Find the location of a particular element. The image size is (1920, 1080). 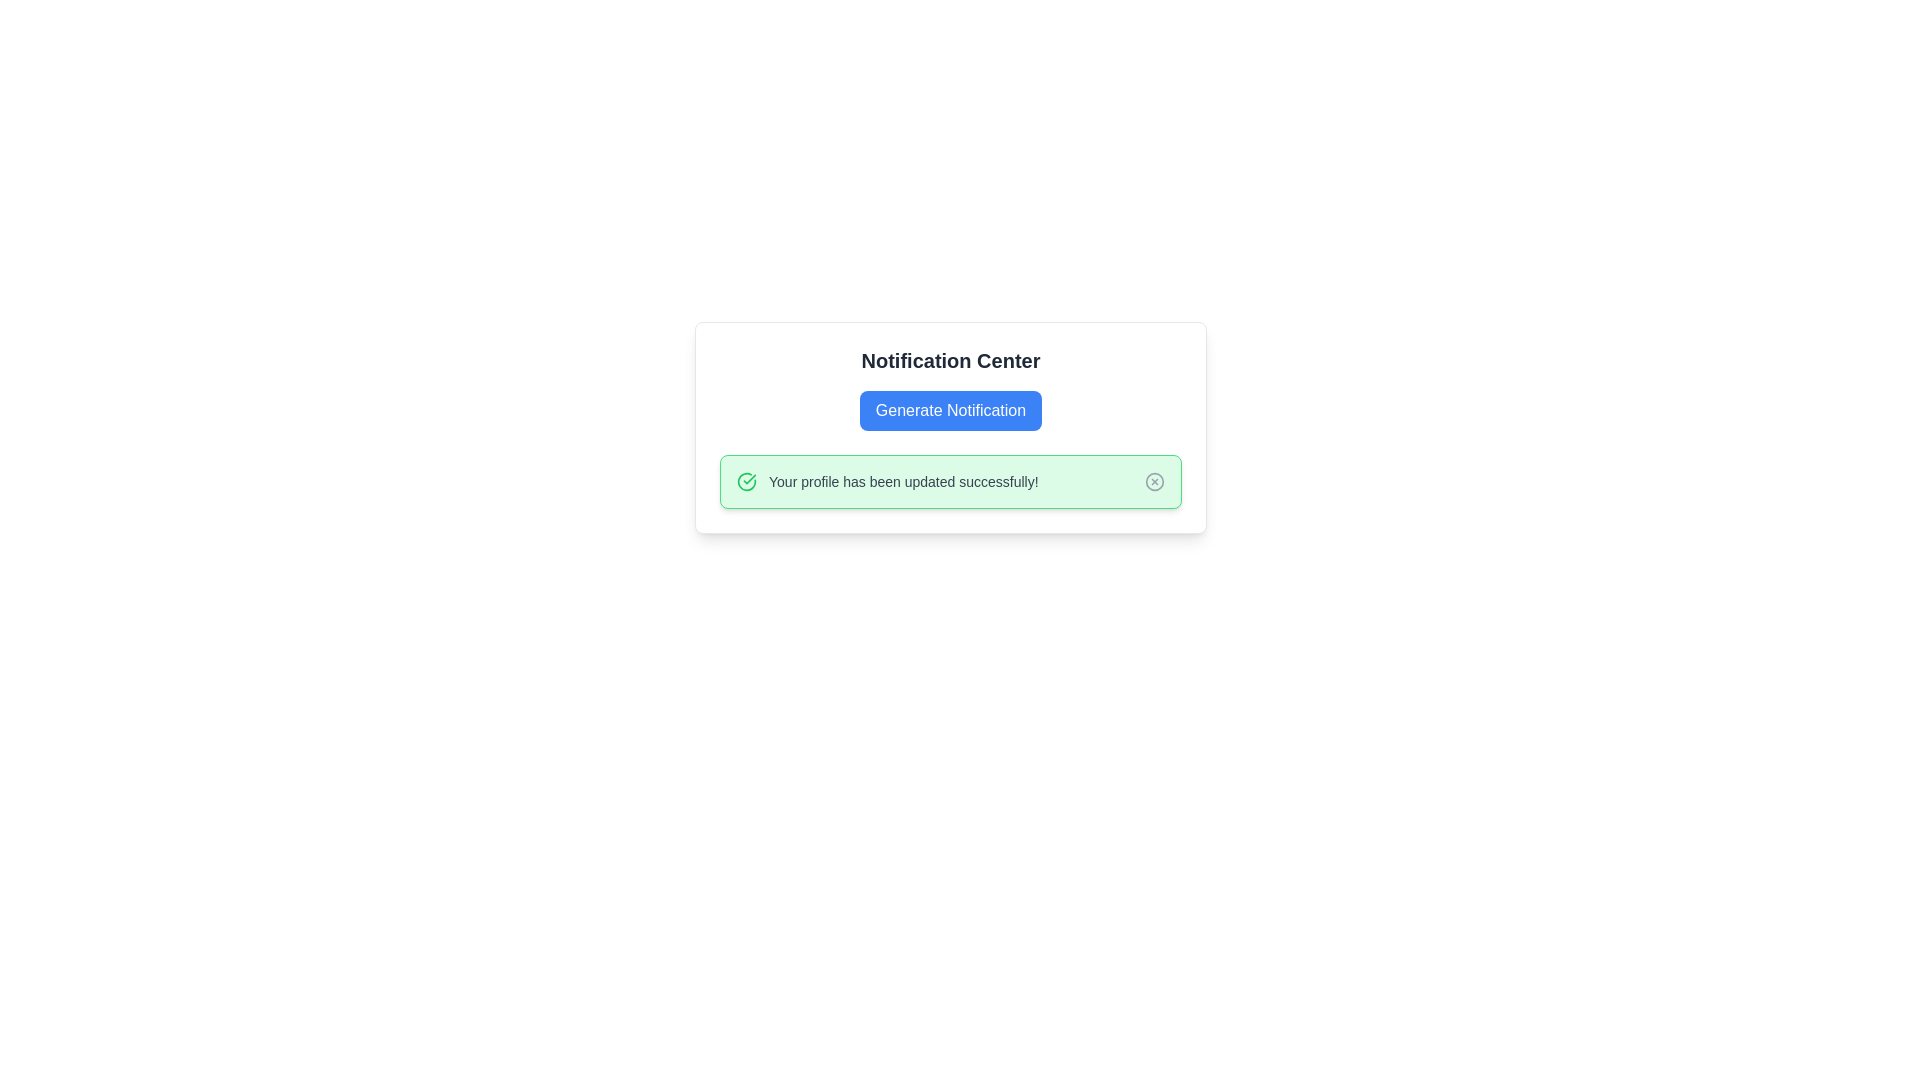

text from the text-based heading that serves as the header for the notification center card, positioned at the top of the card layout above the 'Generate Notification' button is located at coordinates (949, 361).